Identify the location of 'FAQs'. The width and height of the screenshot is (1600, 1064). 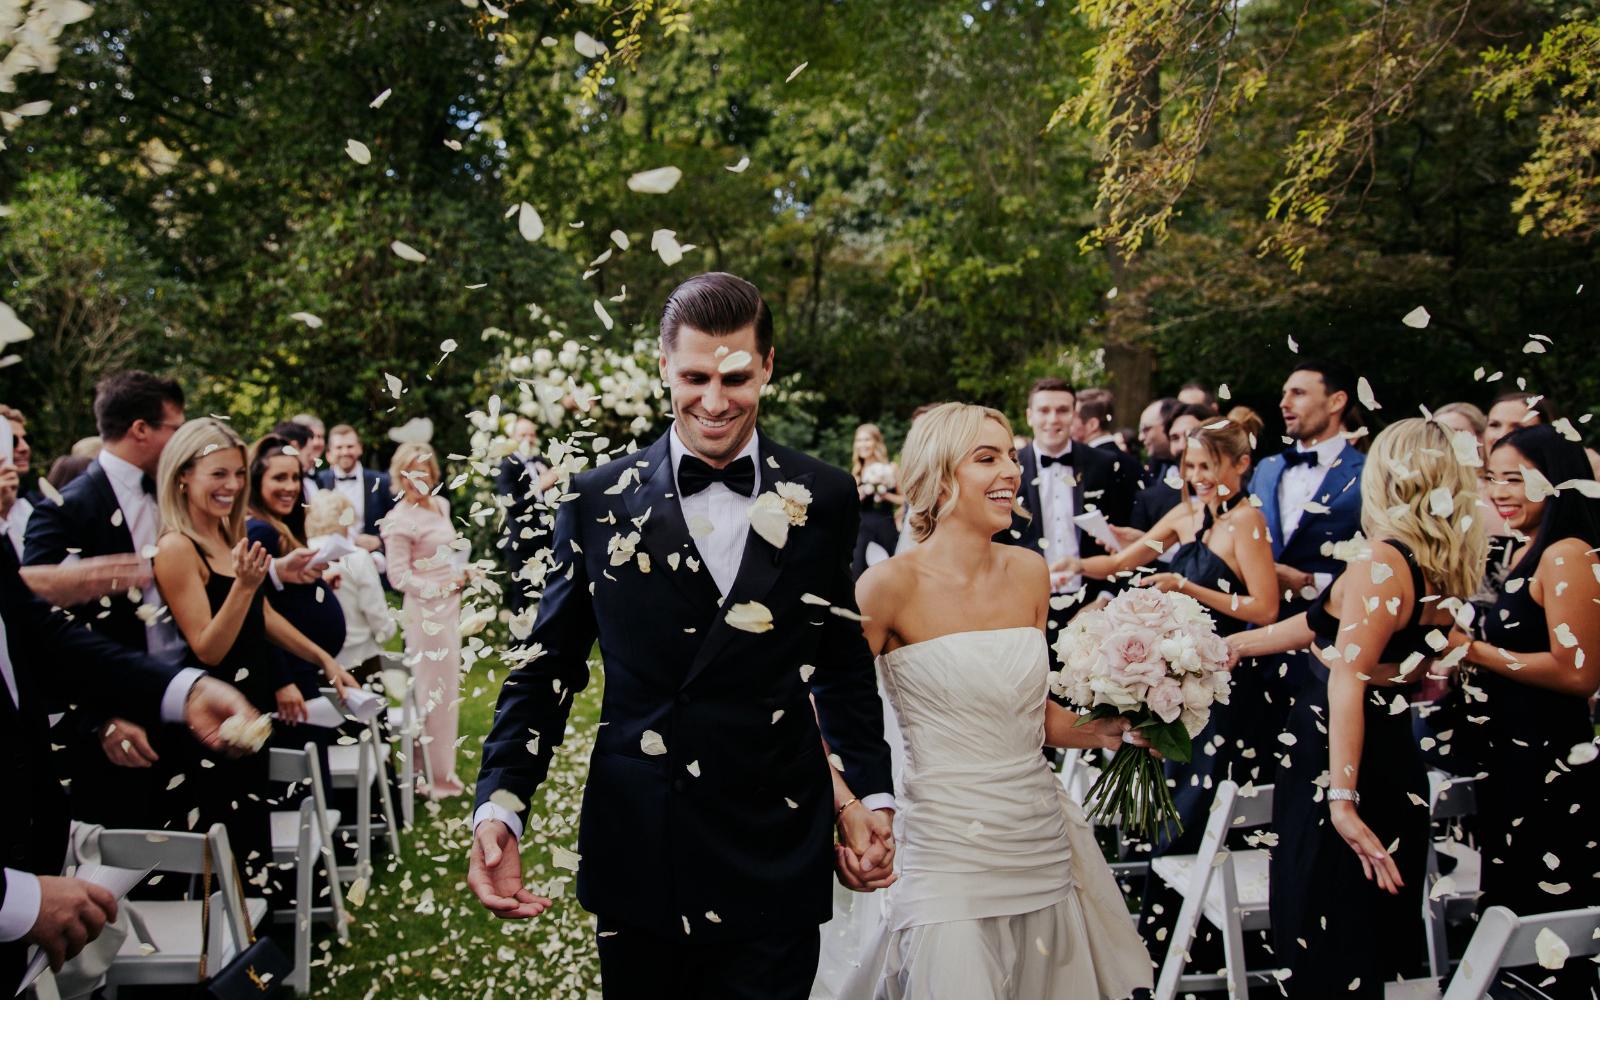
(827, 226).